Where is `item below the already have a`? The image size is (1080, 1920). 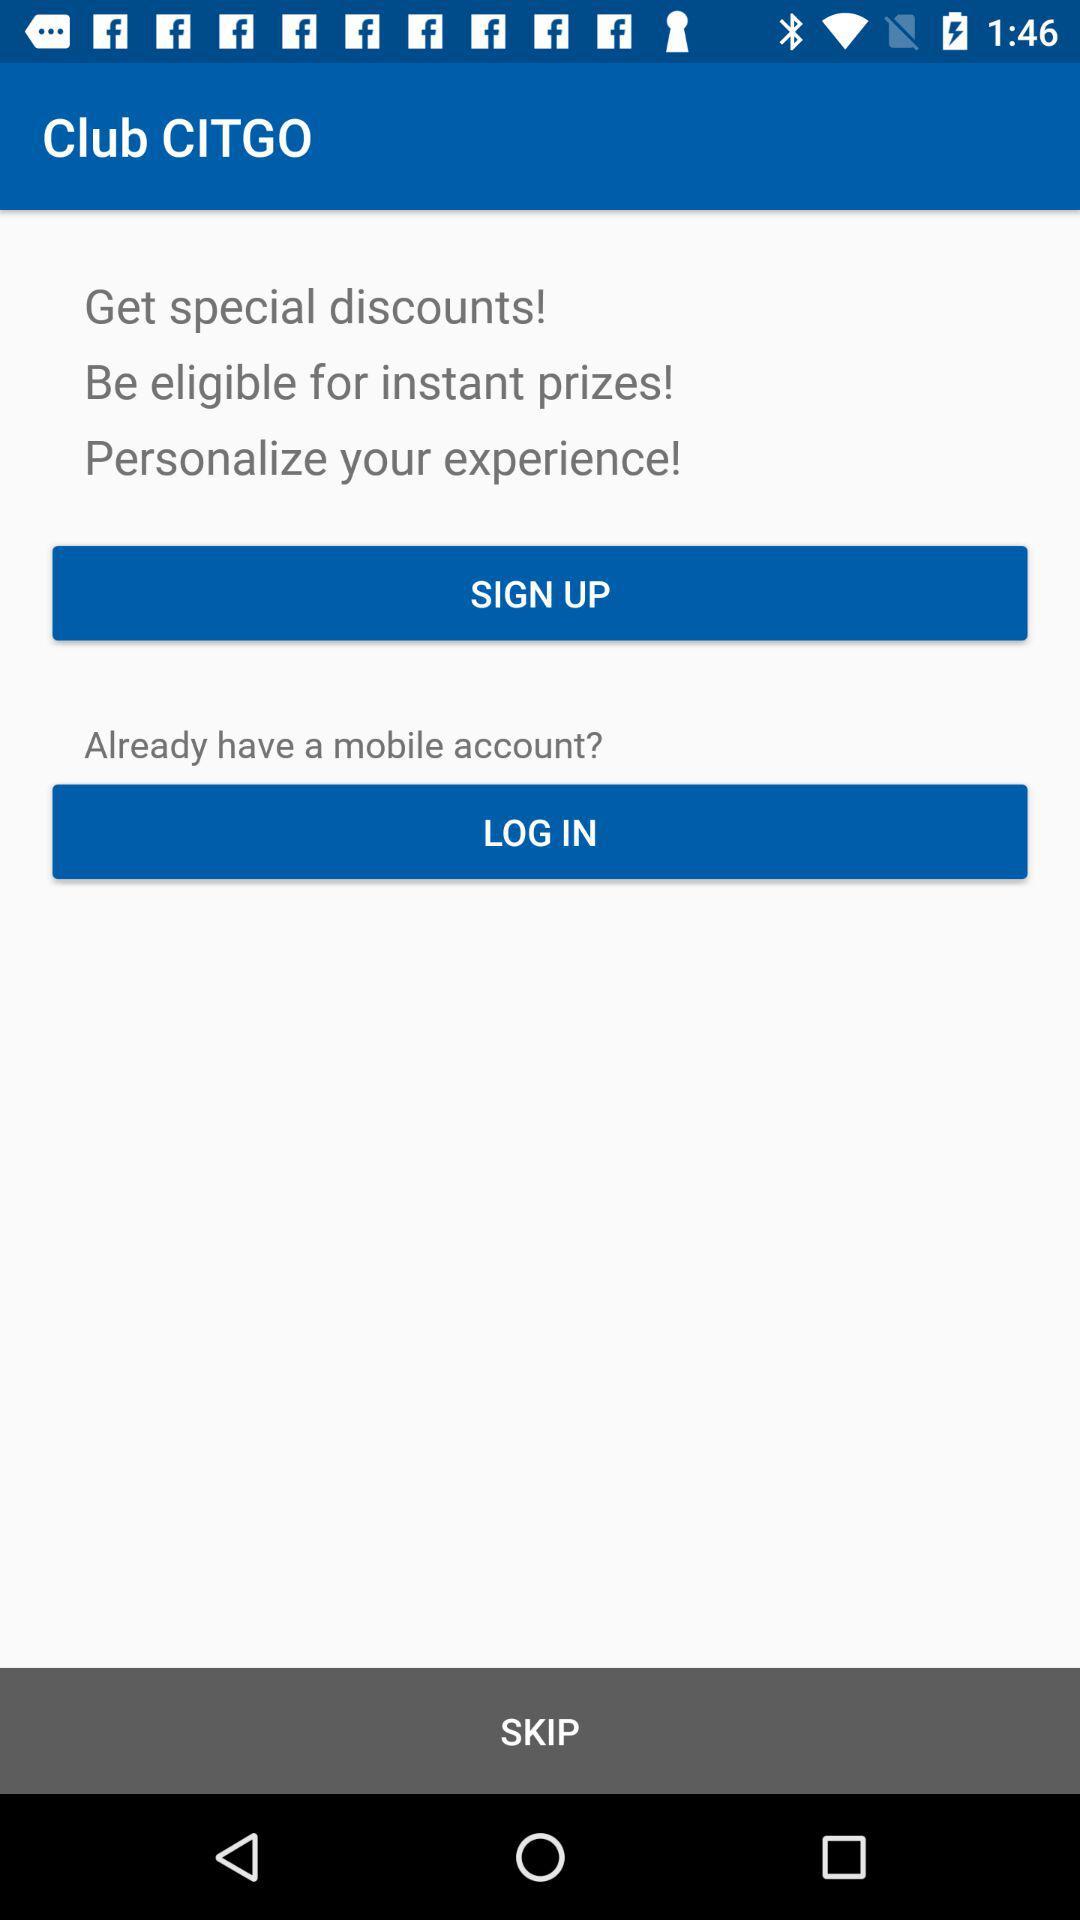 item below the already have a is located at coordinates (540, 831).